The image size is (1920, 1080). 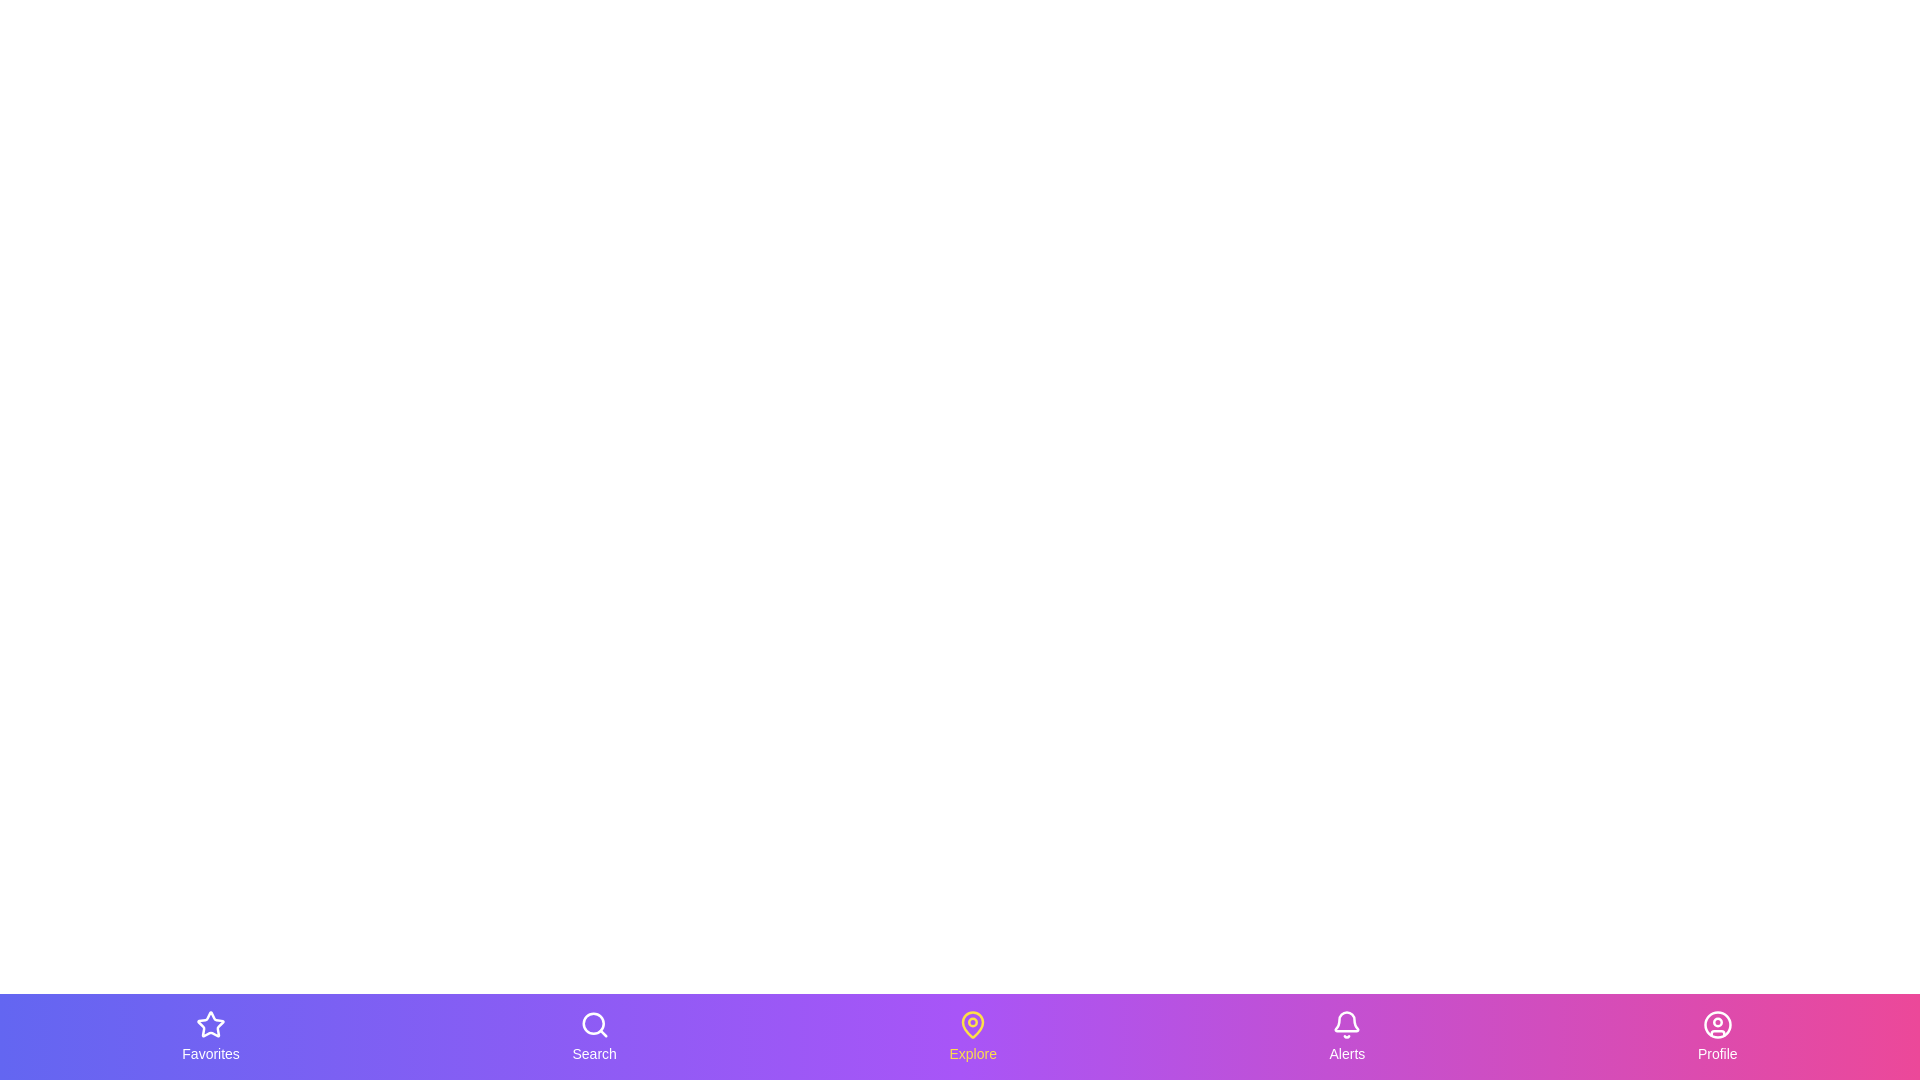 I want to click on the tab labeled Favorites to observe the hover effect, so click(x=211, y=1036).